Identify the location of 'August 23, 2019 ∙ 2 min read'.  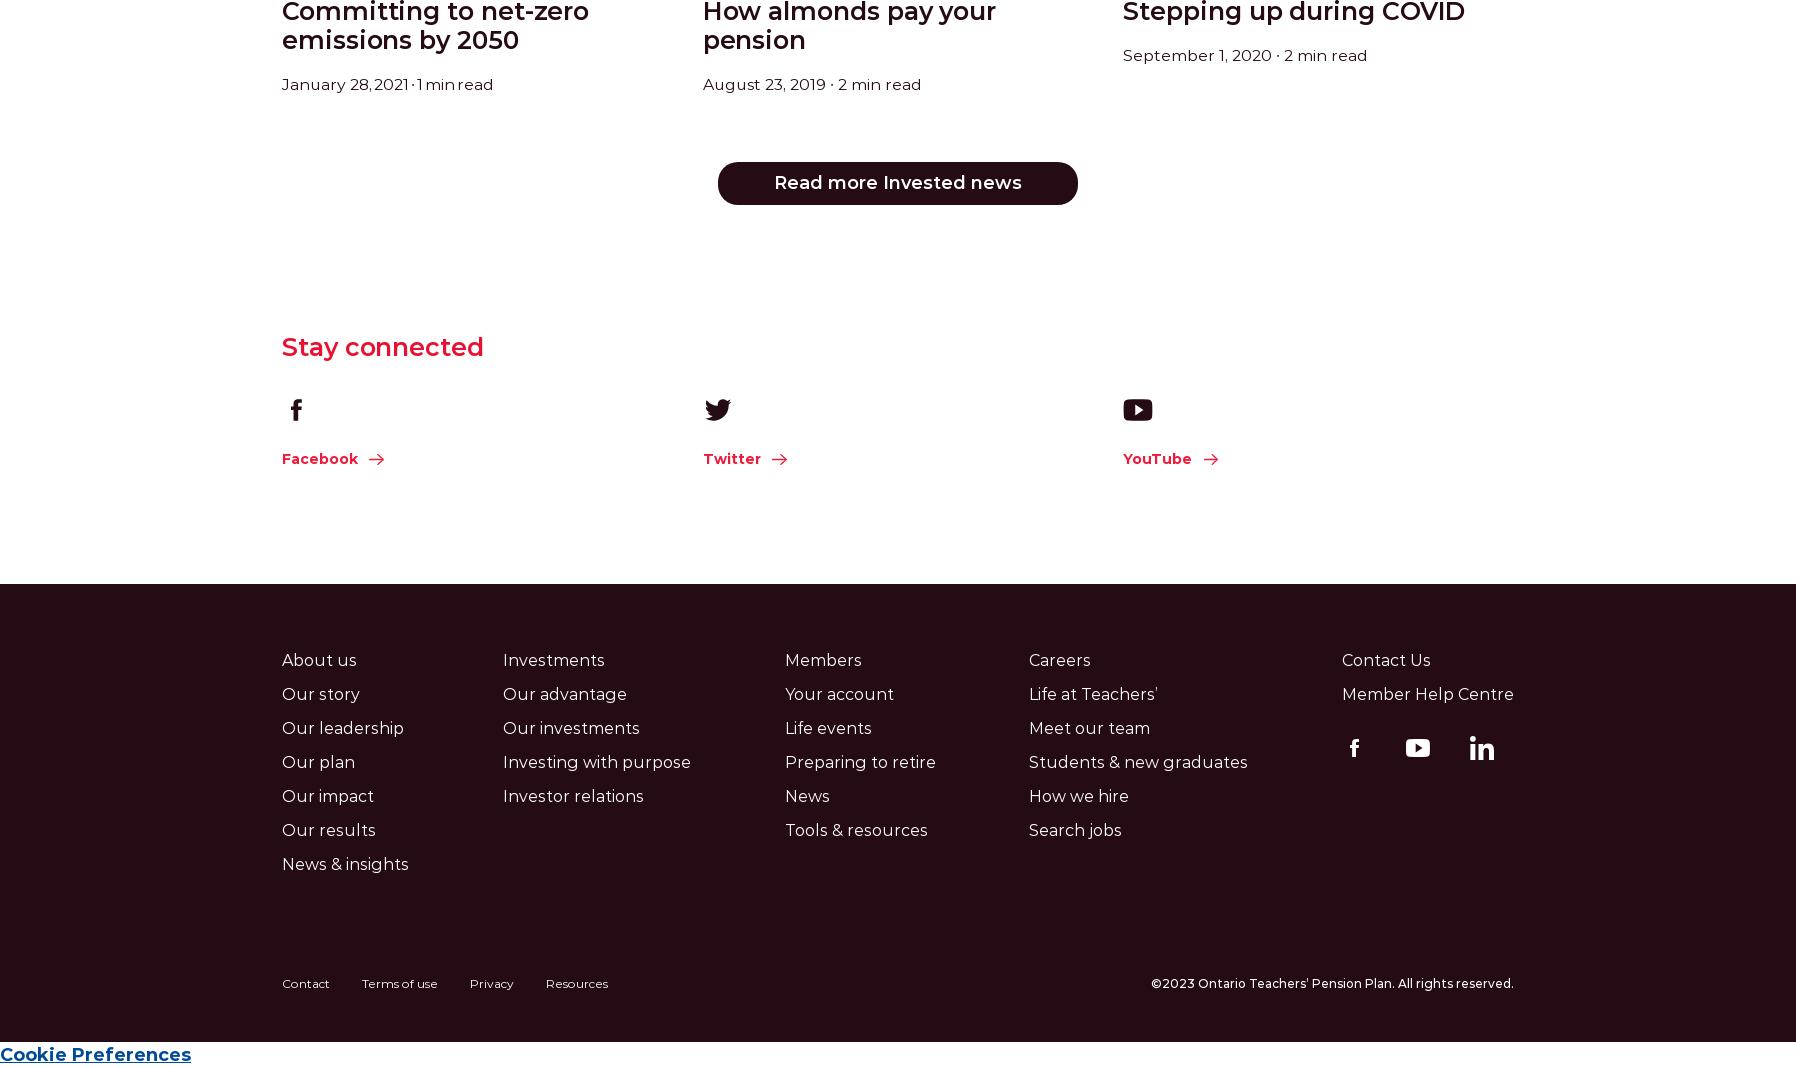
(702, 82).